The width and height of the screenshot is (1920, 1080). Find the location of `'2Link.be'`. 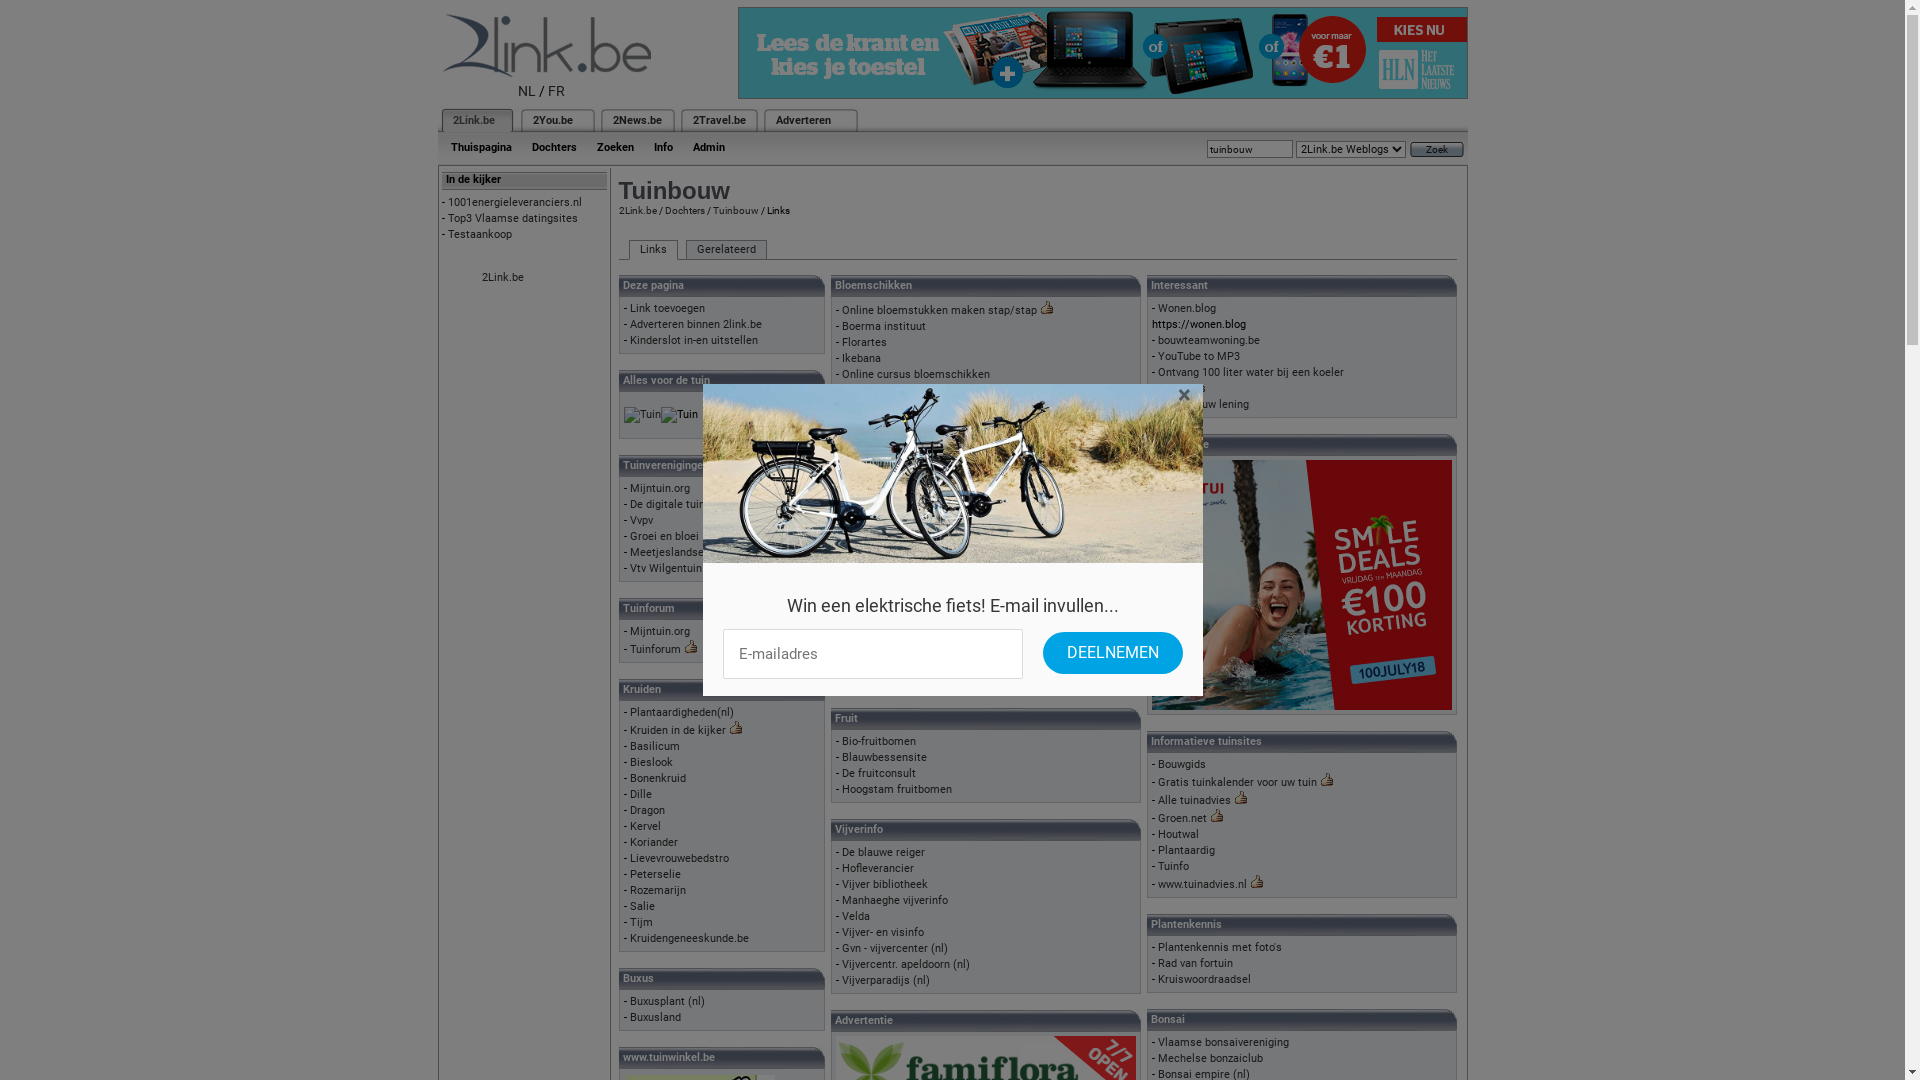

'2Link.be' is located at coordinates (481, 277).